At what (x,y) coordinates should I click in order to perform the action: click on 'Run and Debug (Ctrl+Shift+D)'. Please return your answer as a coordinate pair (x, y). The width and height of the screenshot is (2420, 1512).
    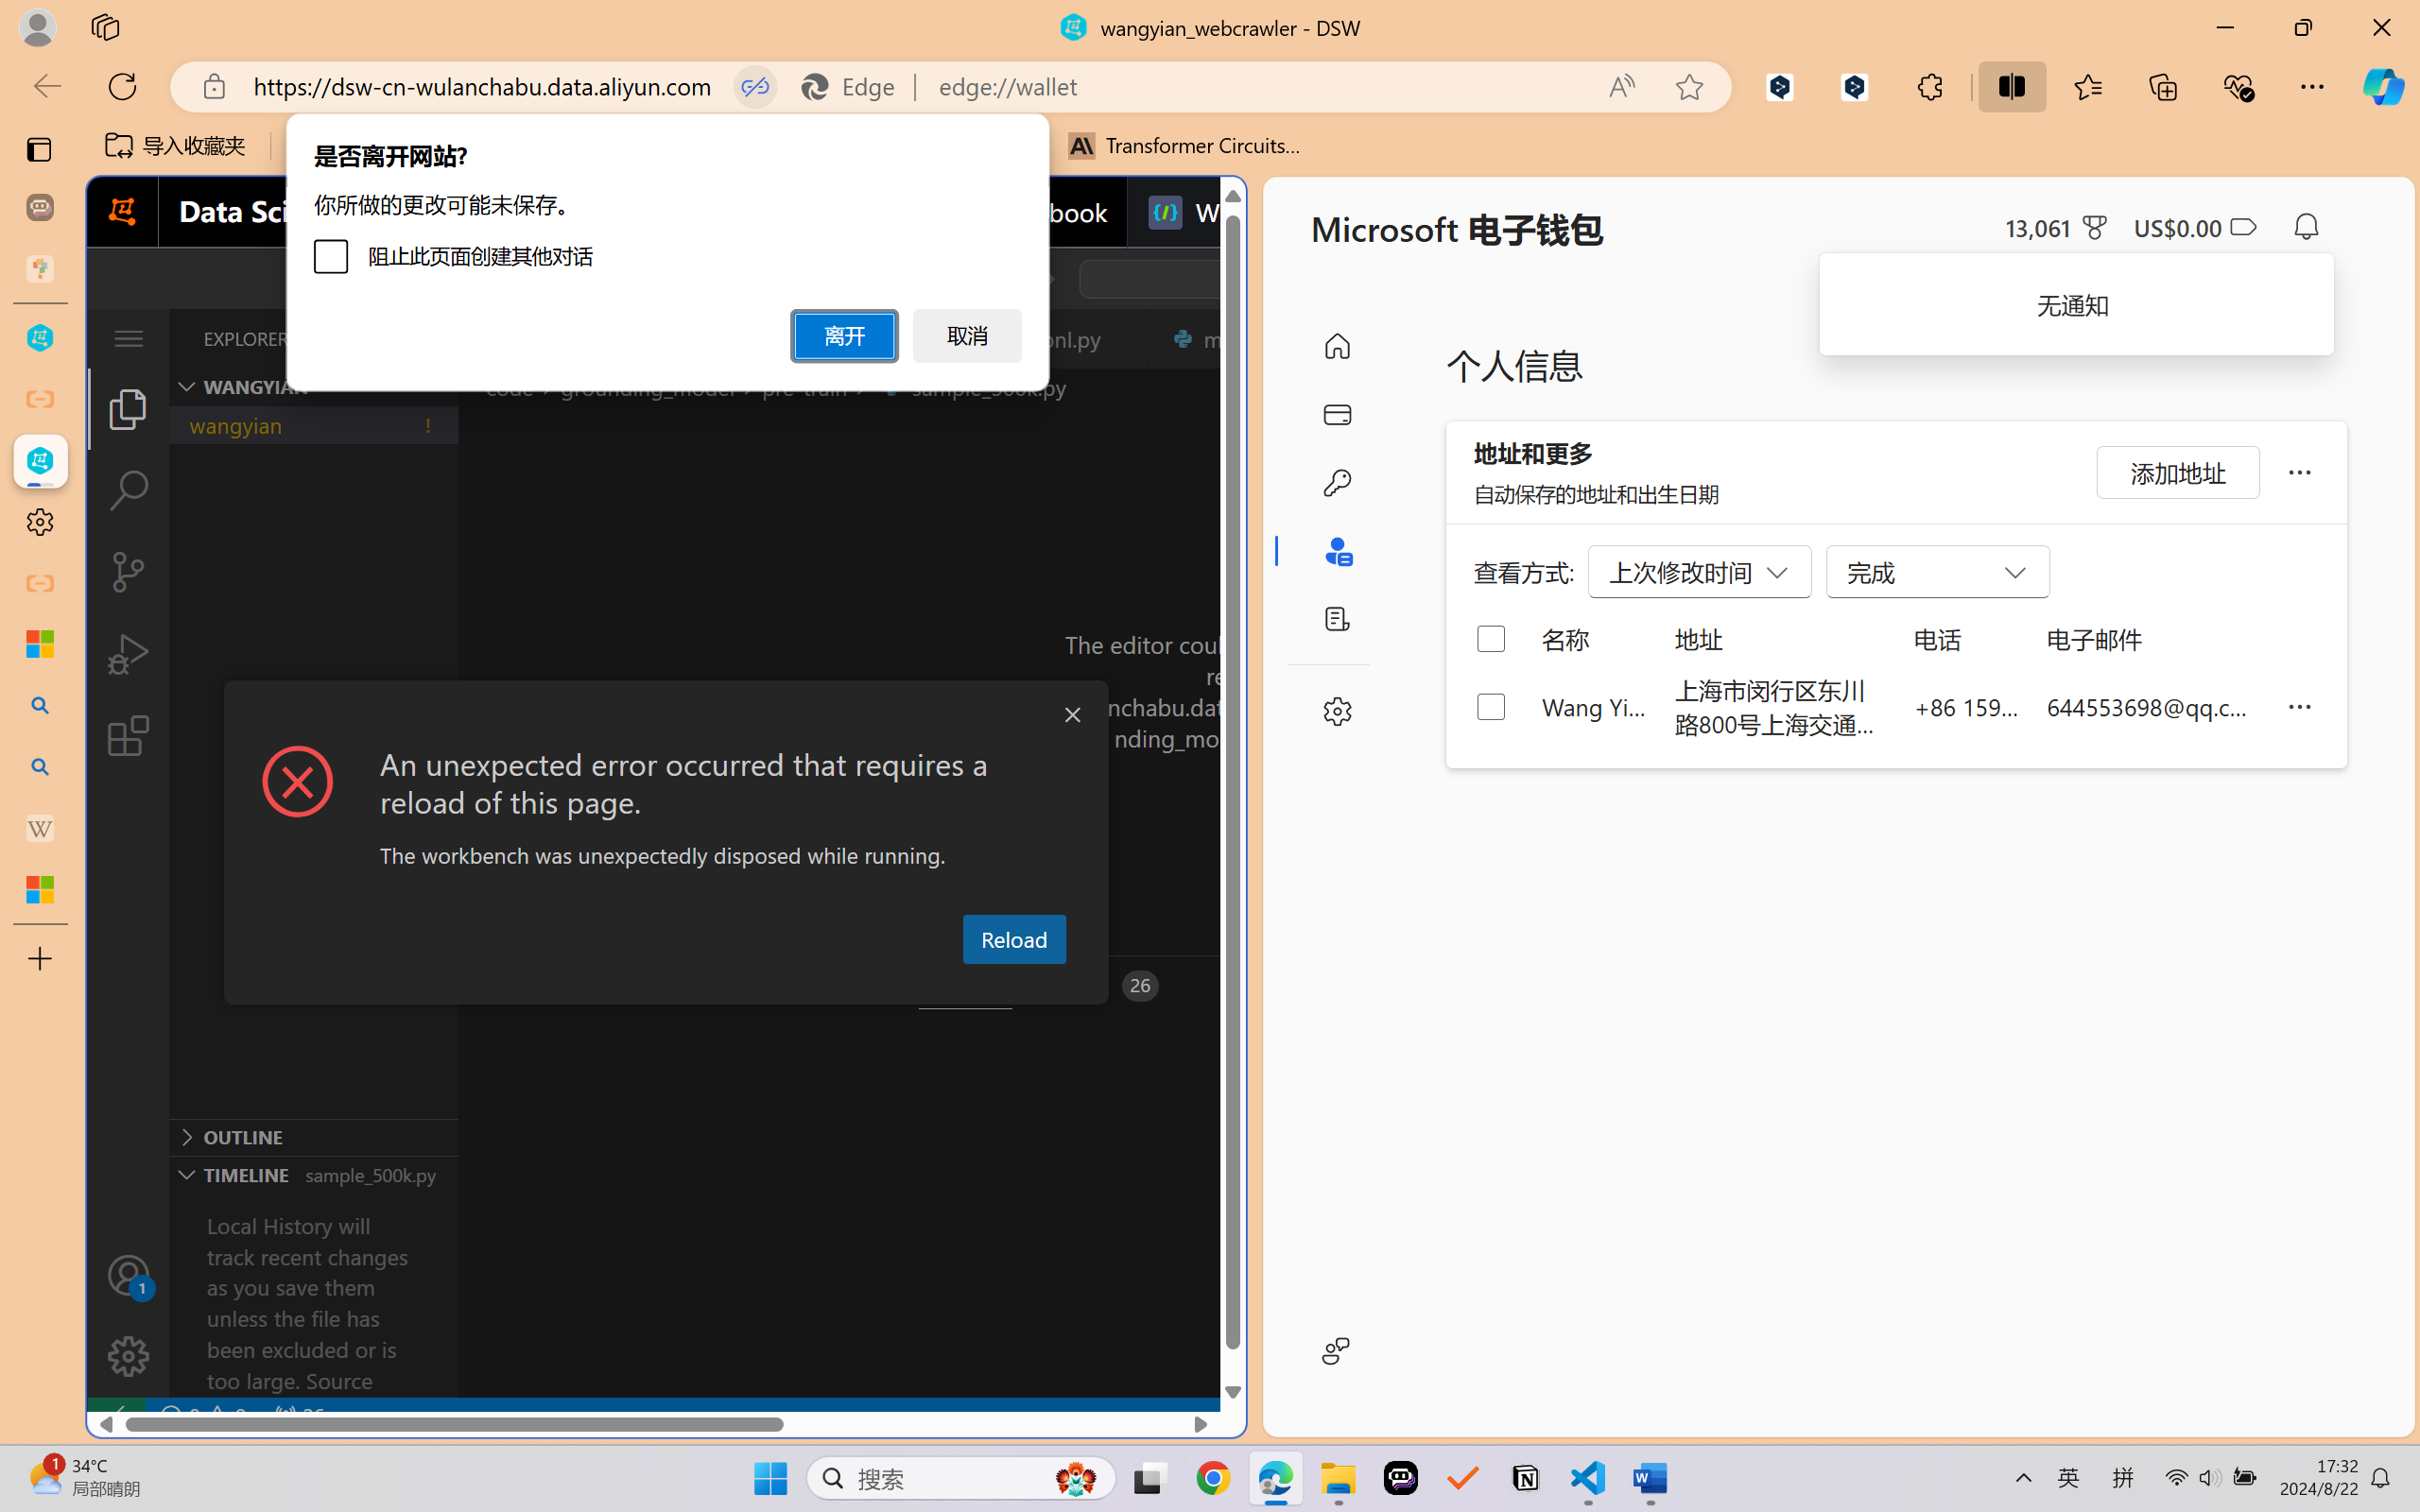
    Looking at the image, I should click on (127, 653).